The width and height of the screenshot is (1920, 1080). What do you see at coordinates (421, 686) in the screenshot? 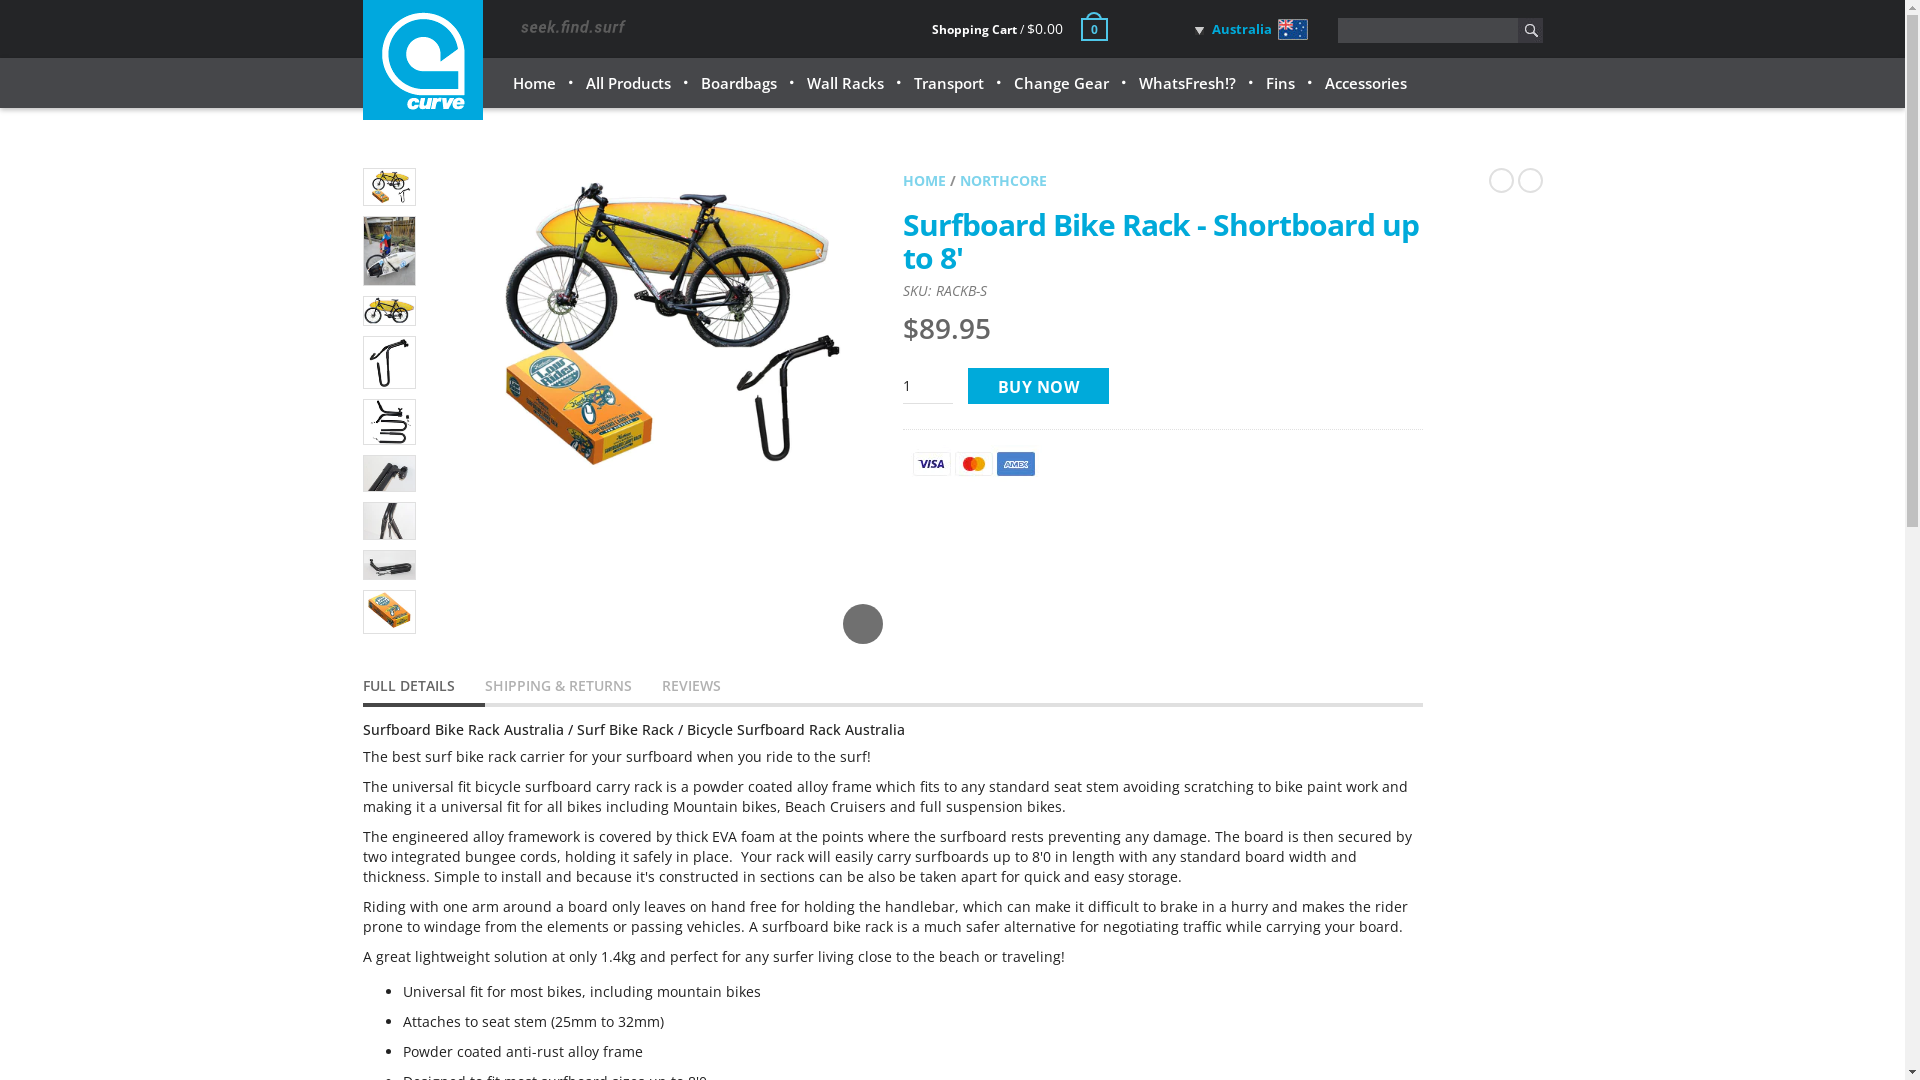
I see `'FULL DETAILS'` at bounding box center [421, 686].